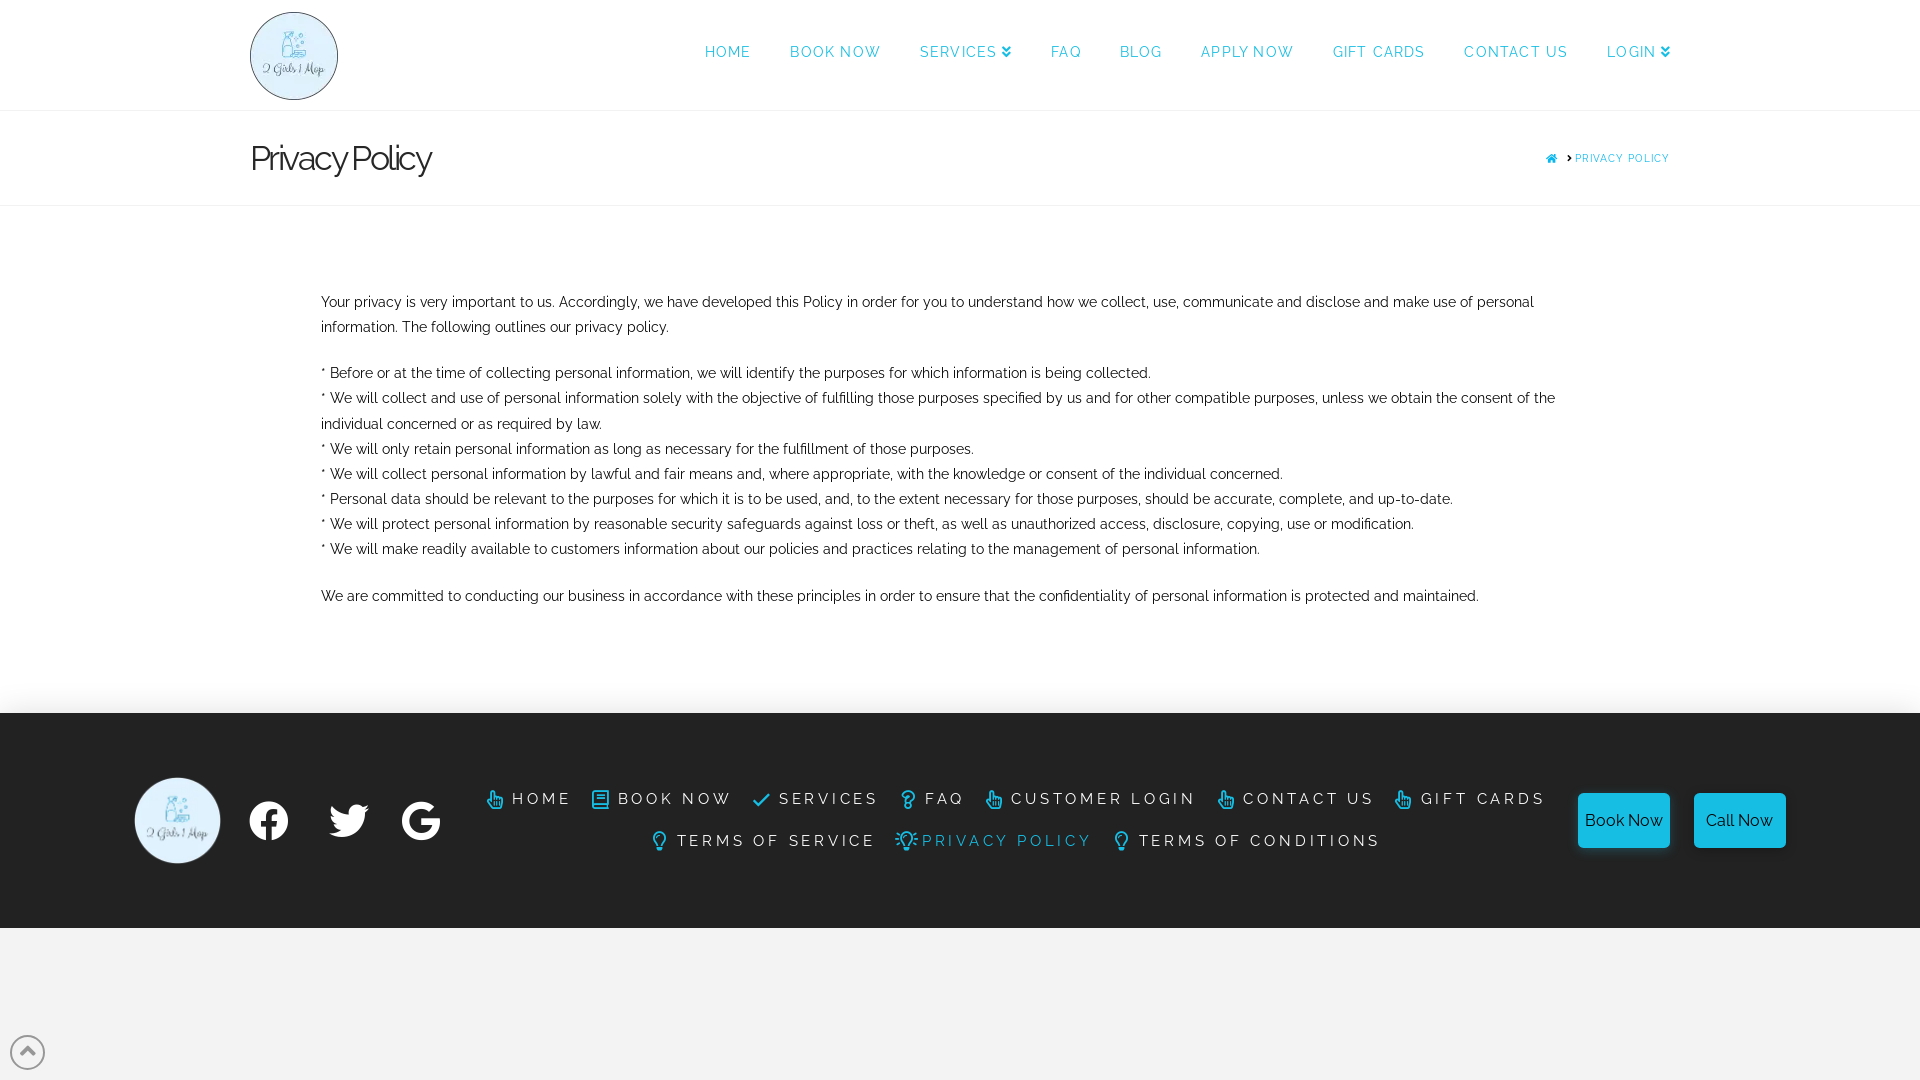  Describe the element at coordinates (1628, 53) in the screenshot. I see `'LOGIN'` at that location.